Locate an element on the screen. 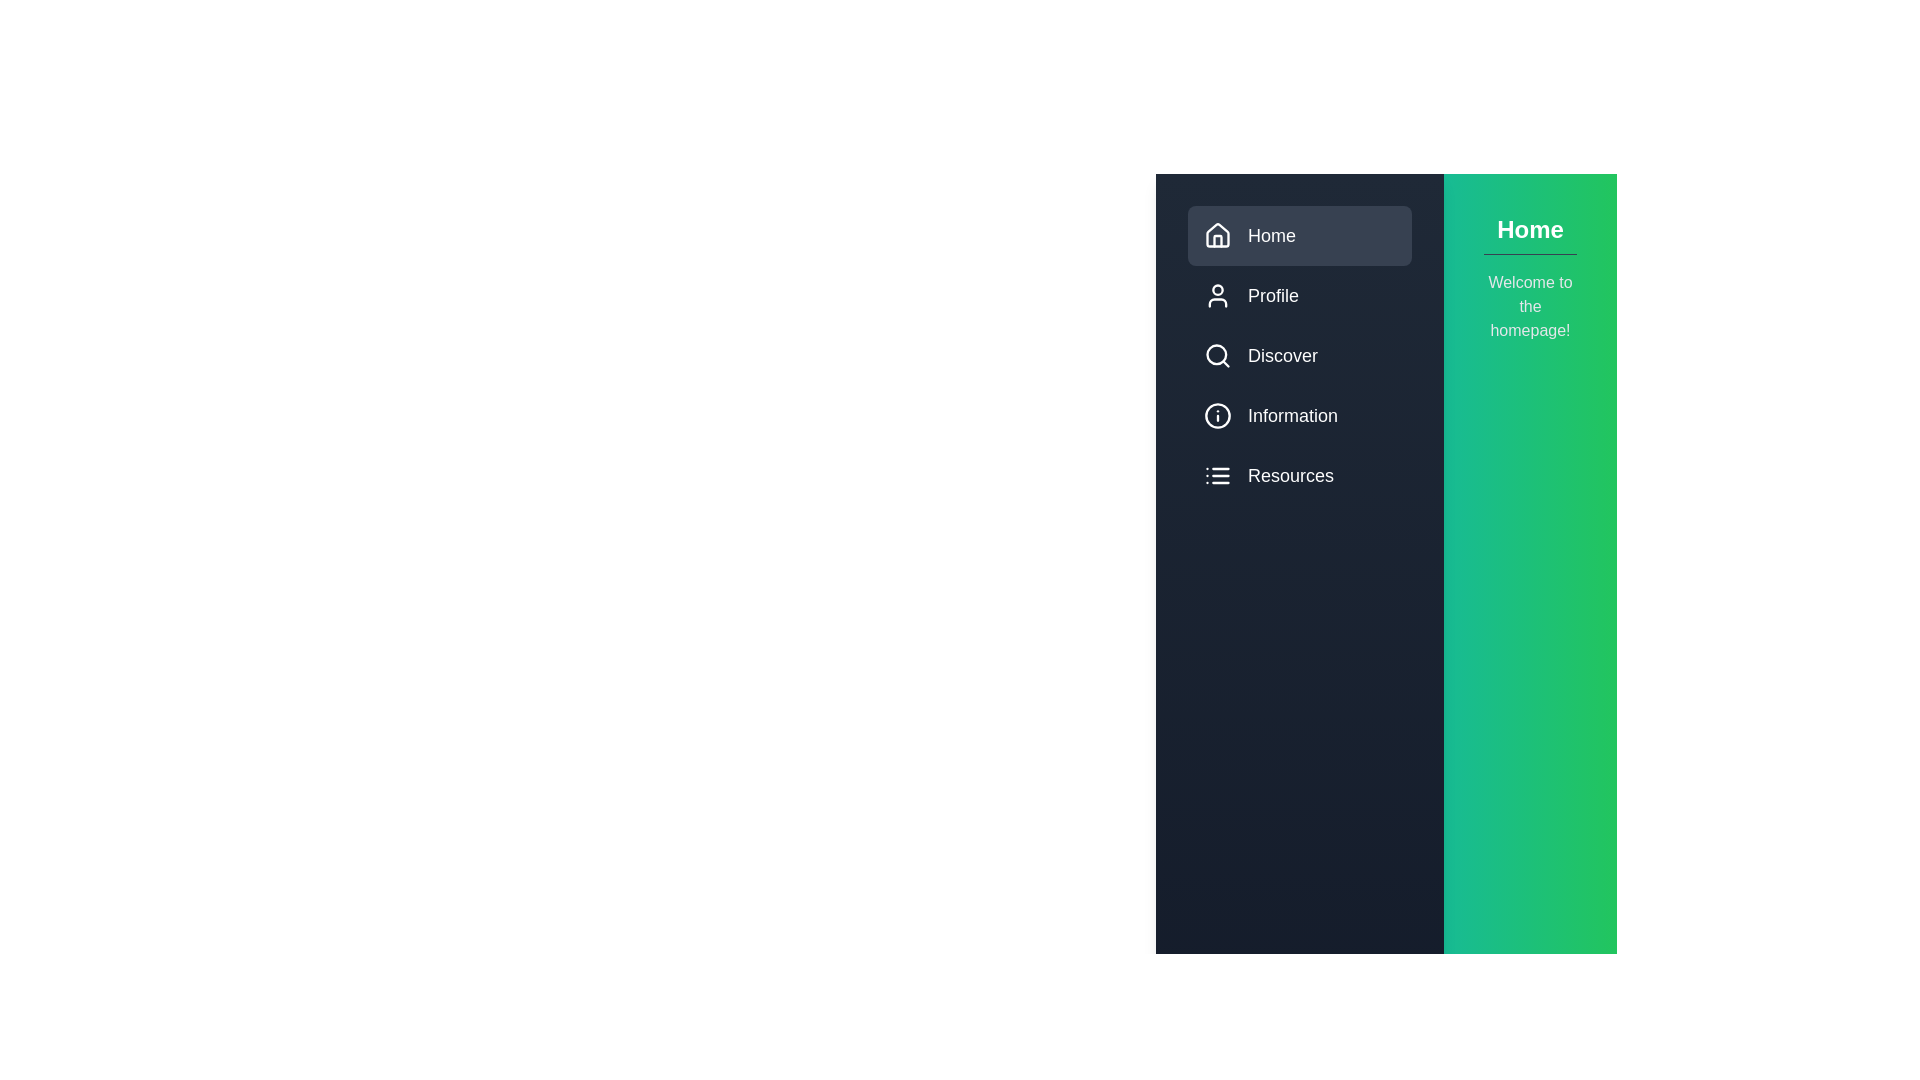 The image size is (1920, 1080). the menu item labeled Discover to switch the active content is located at coordinates (1300, 354).